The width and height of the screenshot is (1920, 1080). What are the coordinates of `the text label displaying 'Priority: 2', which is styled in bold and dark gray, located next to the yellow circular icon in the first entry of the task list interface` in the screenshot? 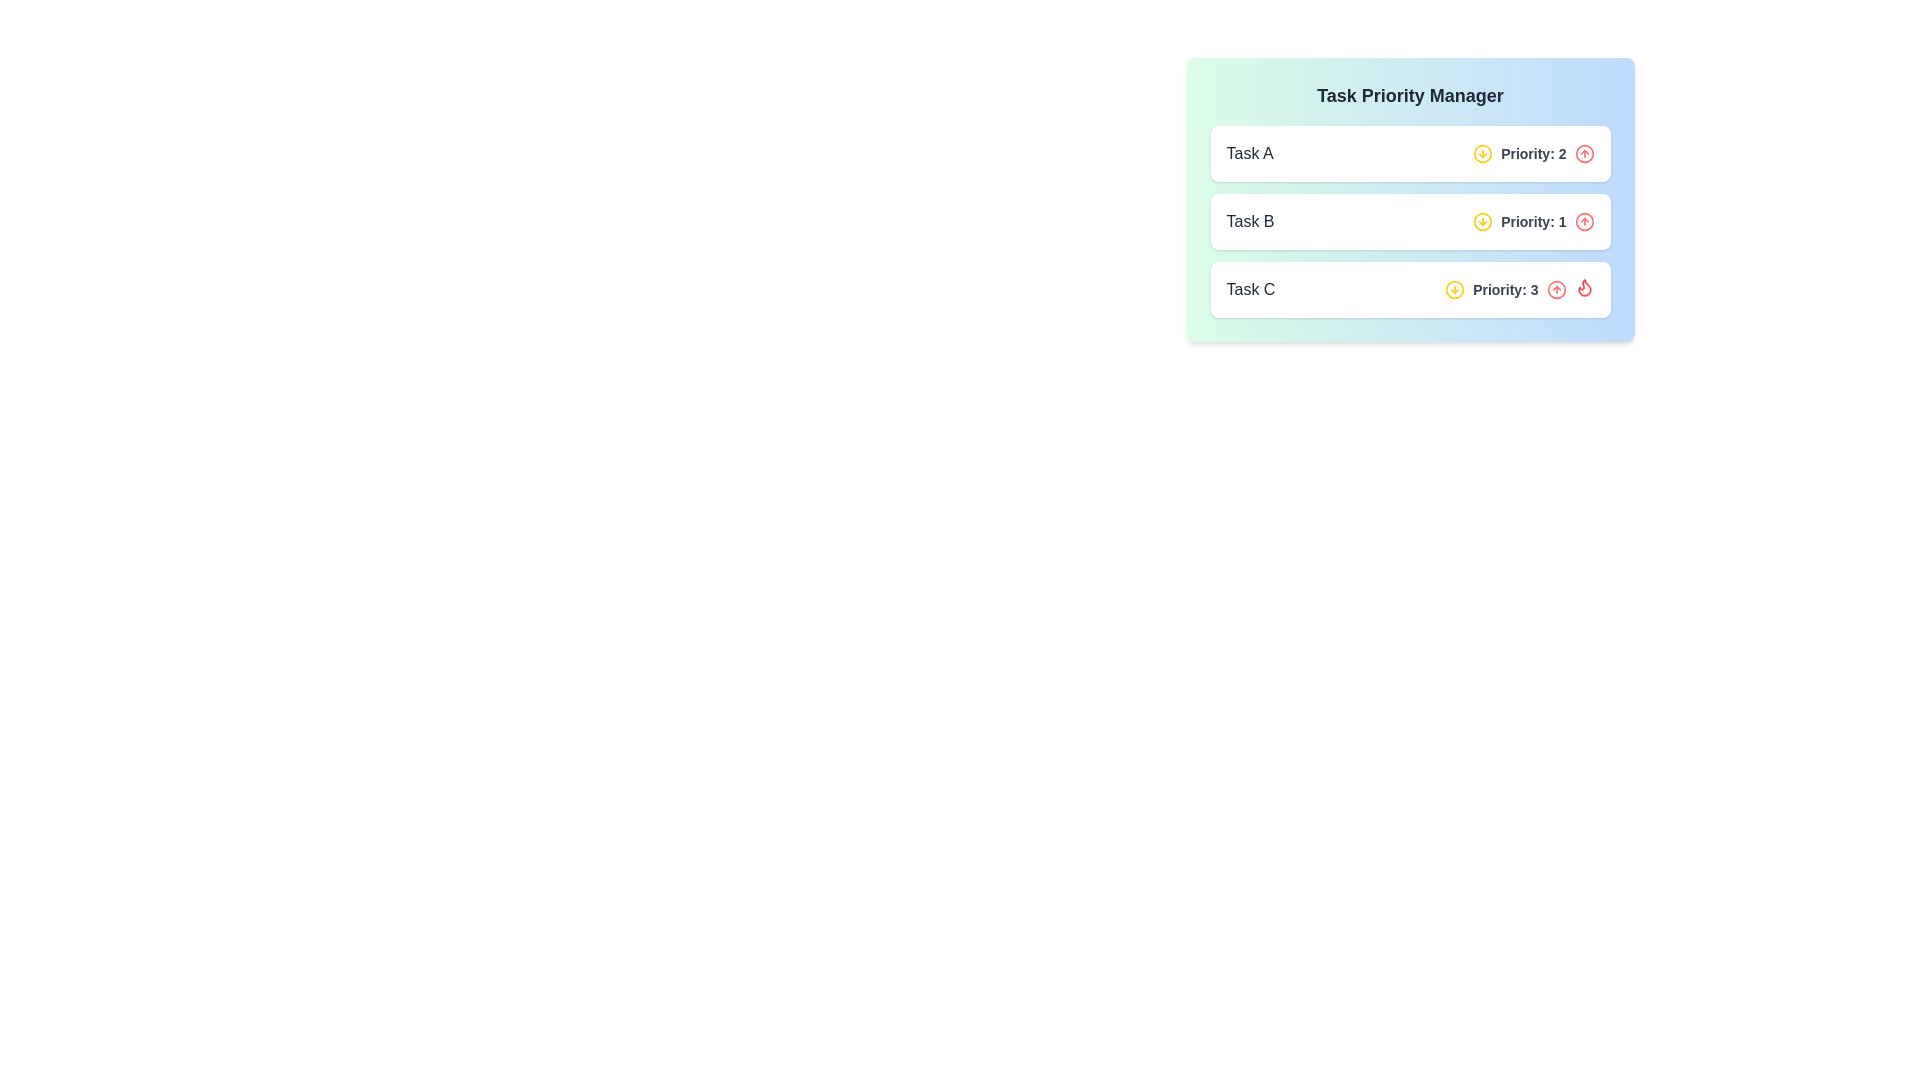 It's located at (1532, 153).